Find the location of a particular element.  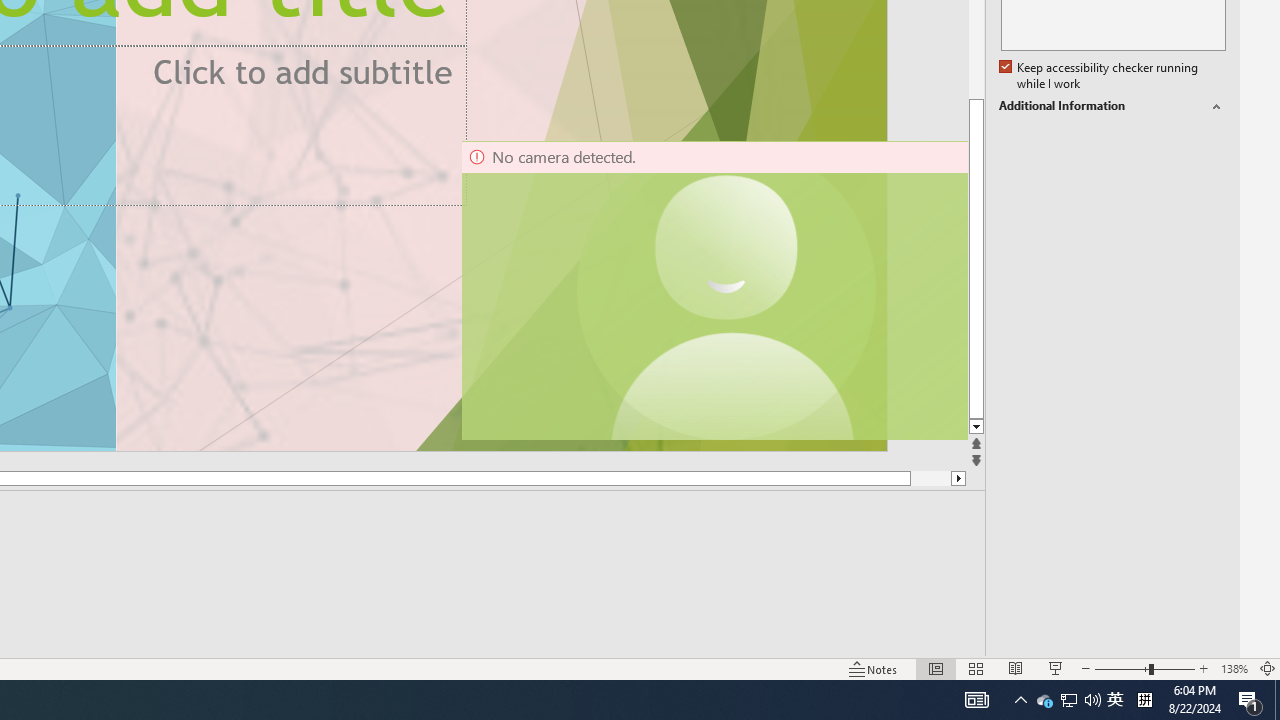

'Additional Information' is located at coordinates (1111, 106).